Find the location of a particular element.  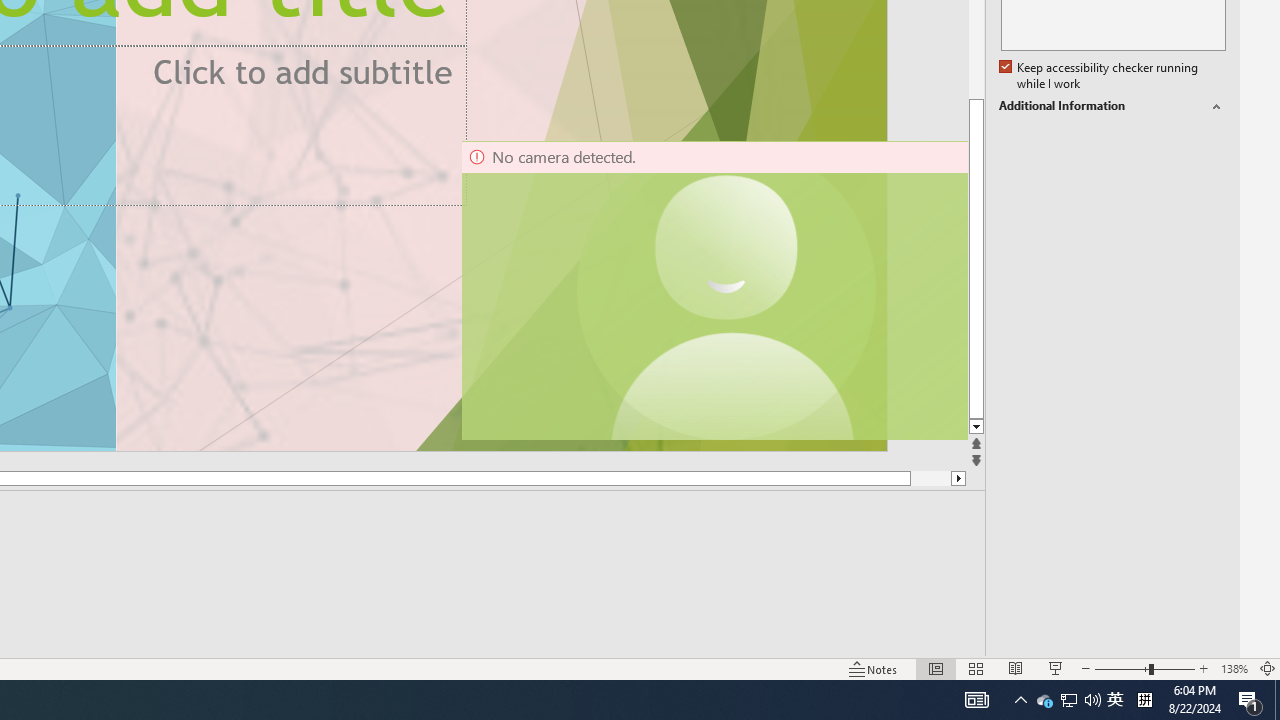

'Additional Information' is located at coordinates (1111, 106).